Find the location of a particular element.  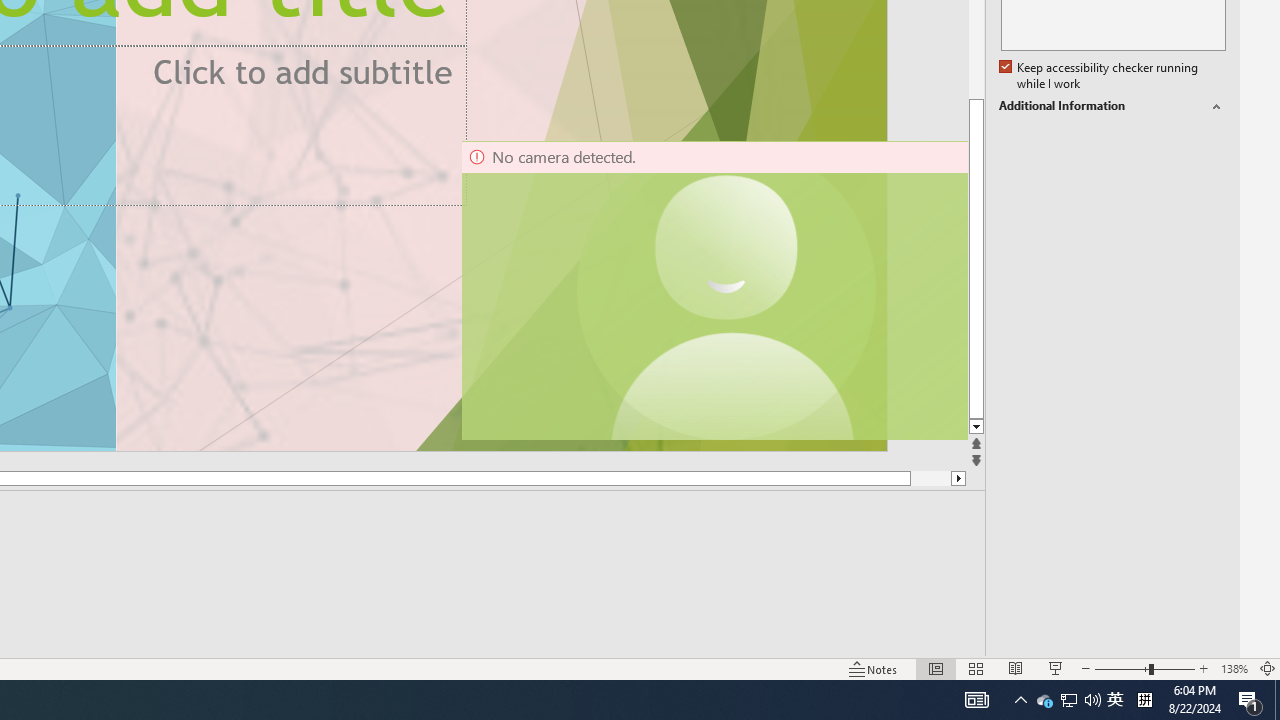

'Additional Information' is located at coordinates (1111, 106).